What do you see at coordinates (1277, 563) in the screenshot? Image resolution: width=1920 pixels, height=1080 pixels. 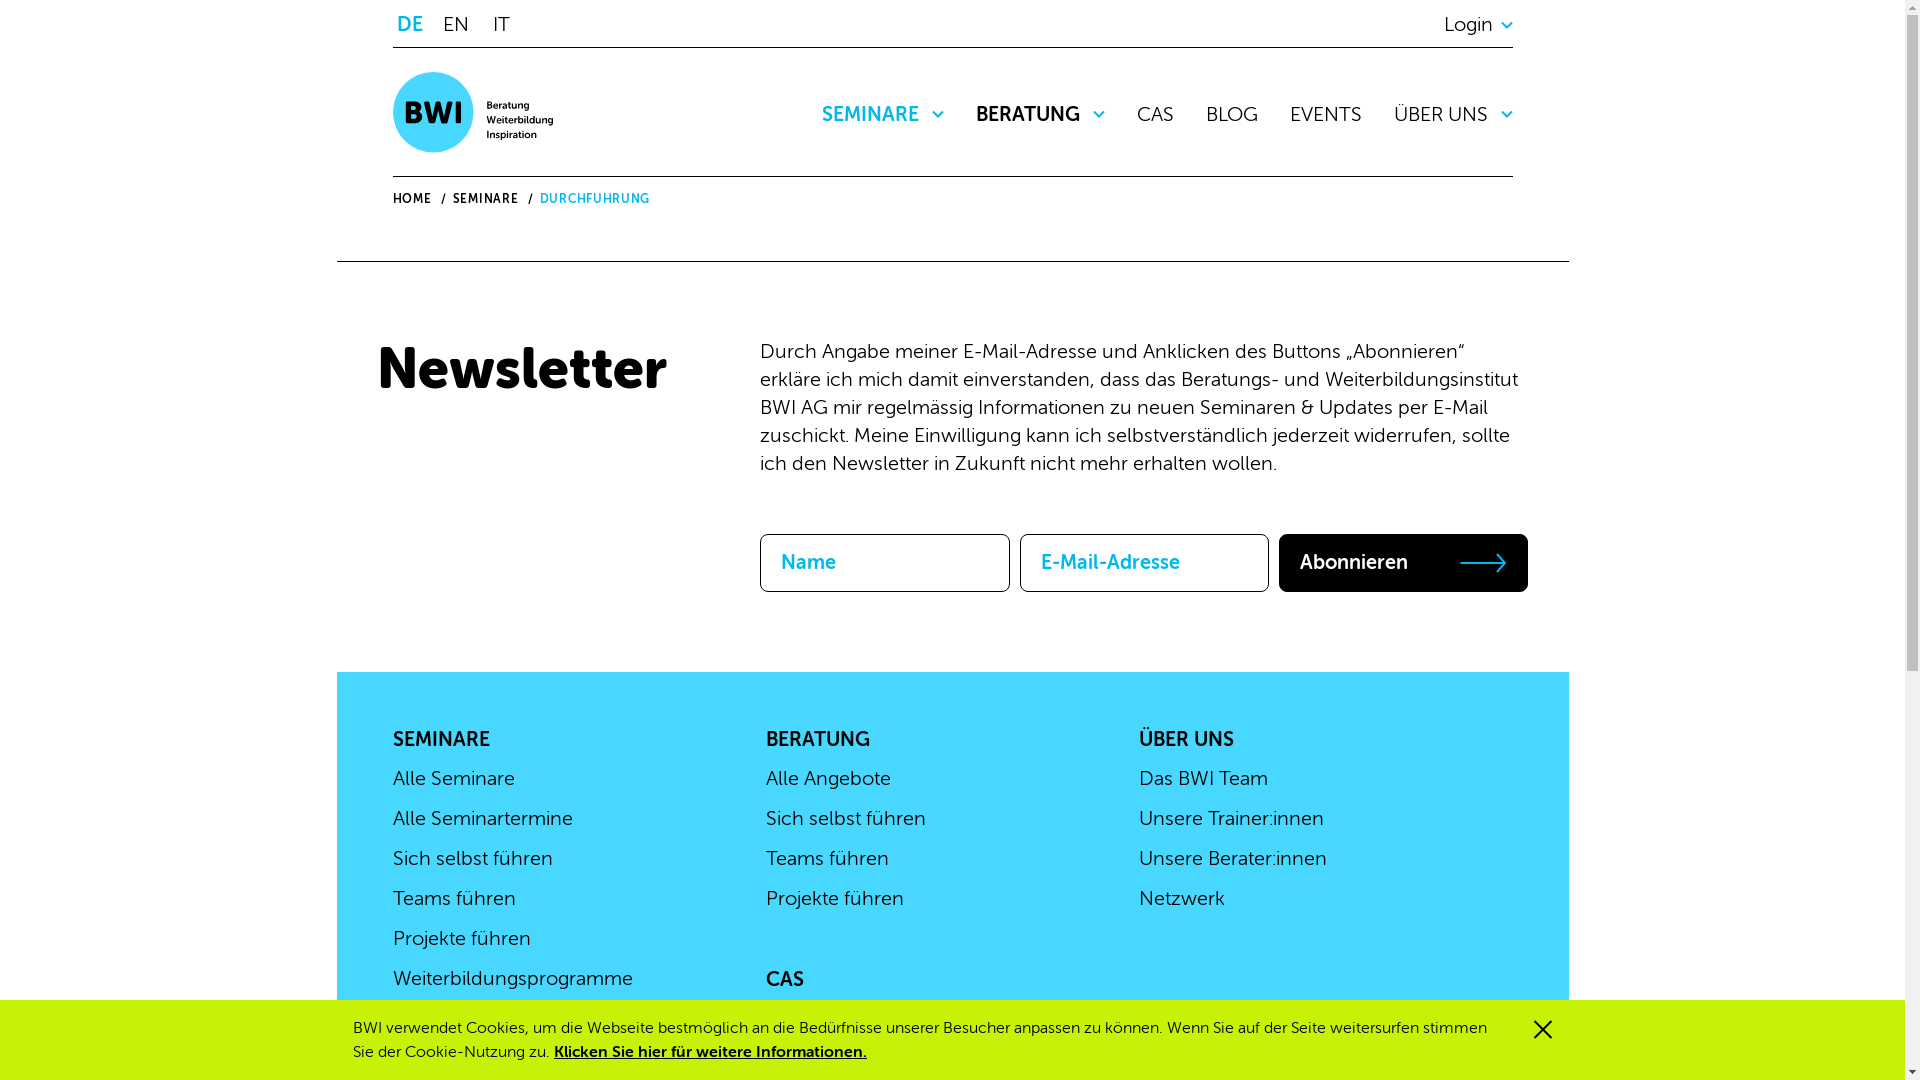 I see `'Abonnieren'` at bounding box center [1277, 563].